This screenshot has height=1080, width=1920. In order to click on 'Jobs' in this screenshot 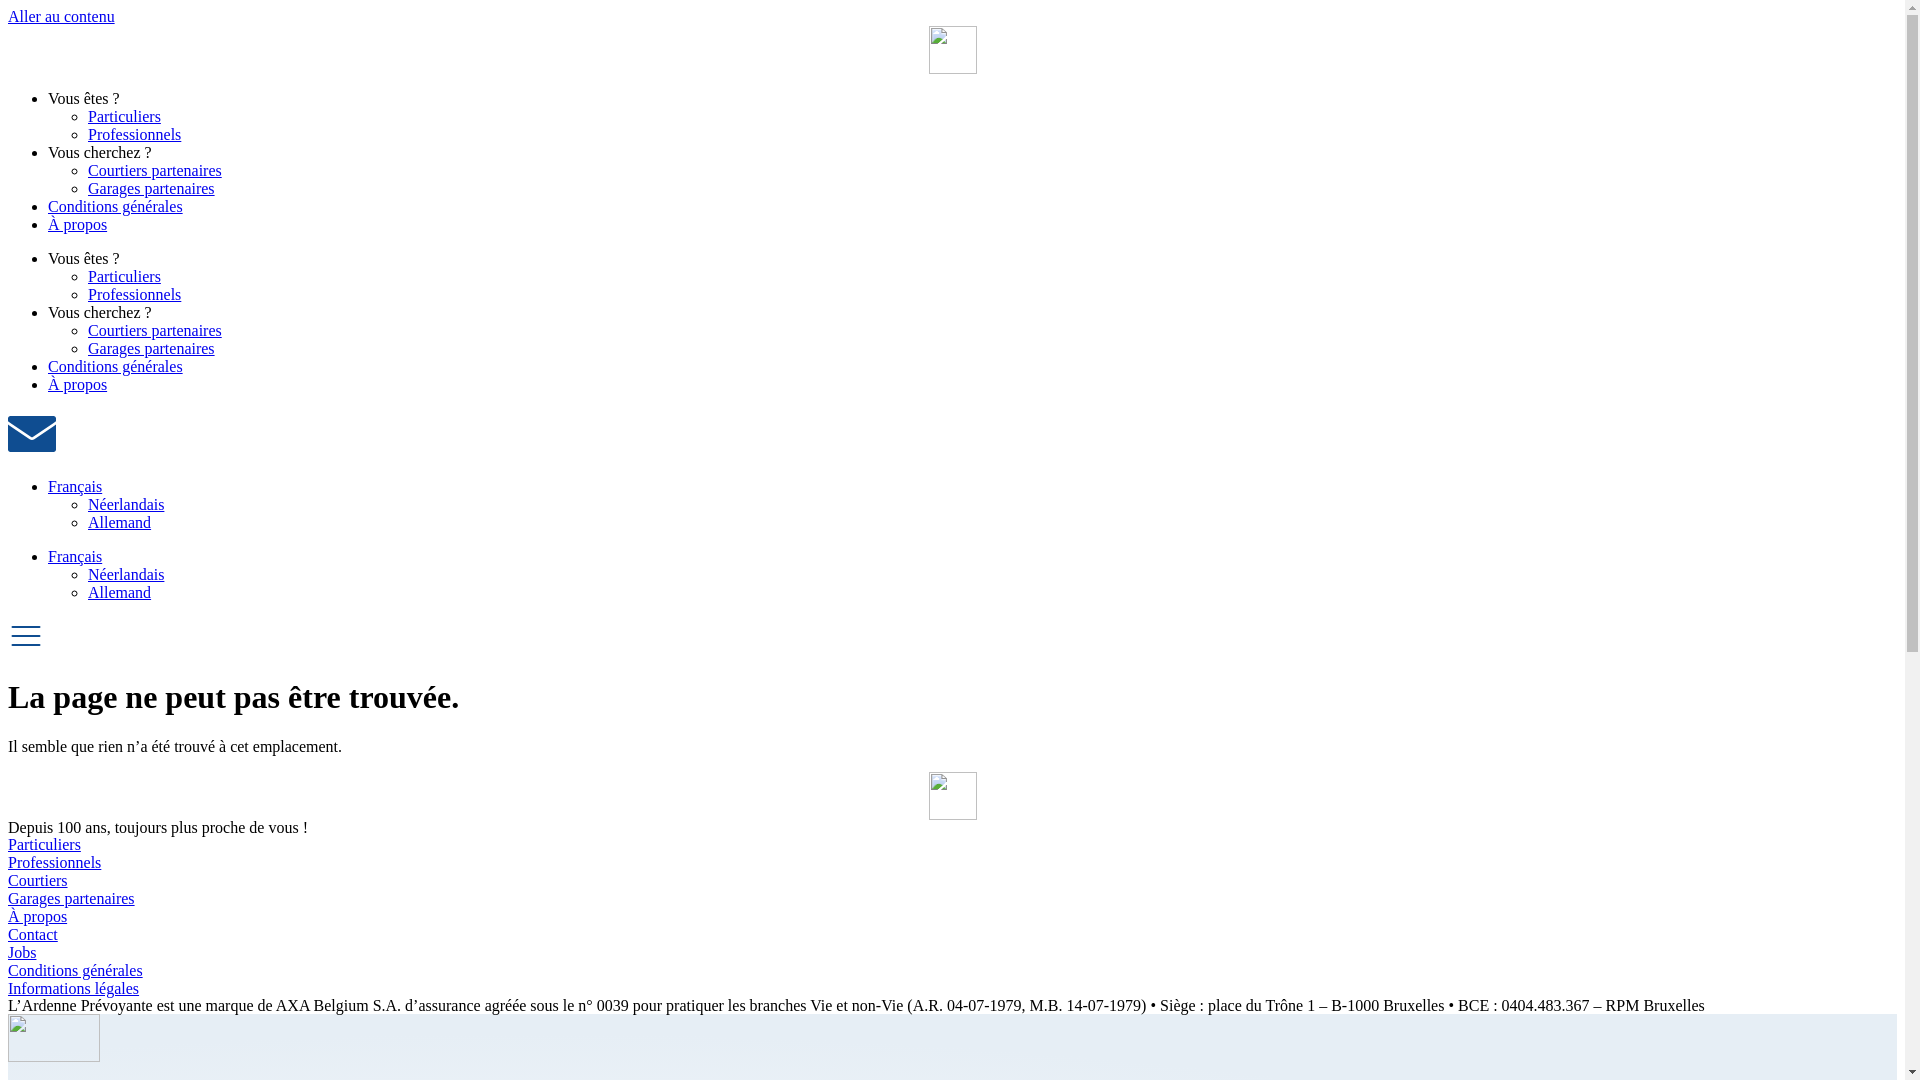, I will do `click(951, 951)`.